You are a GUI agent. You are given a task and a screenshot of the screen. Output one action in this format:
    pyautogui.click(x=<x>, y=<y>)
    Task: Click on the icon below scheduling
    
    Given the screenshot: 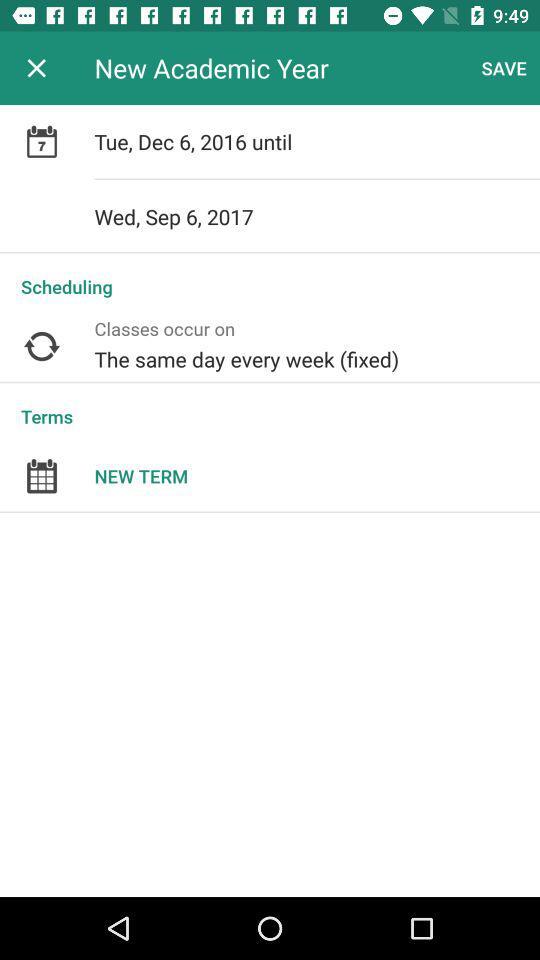 What is the action you would take?
    pyautogui.click(x=317, y=346)
    